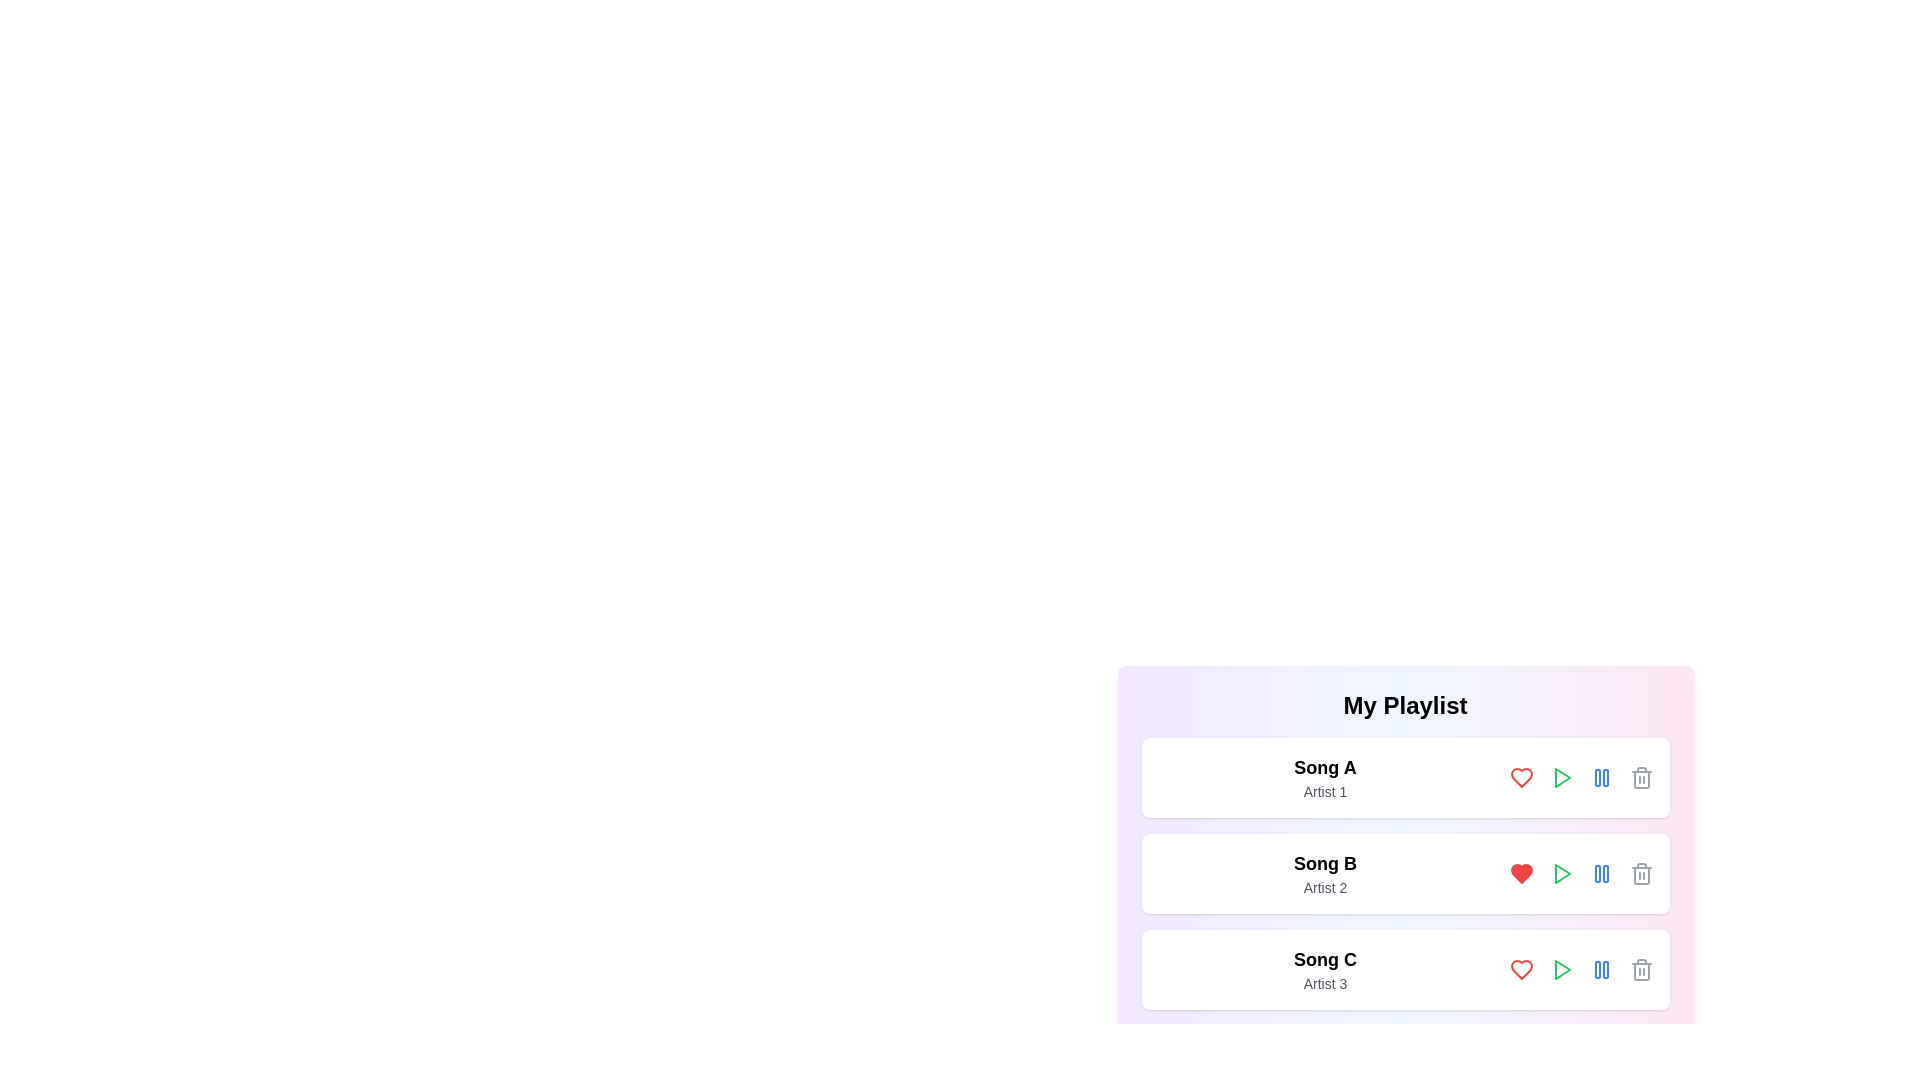 The height and width of the screenshot is (1080, 1920). I want to click on the play button for Song C, so click(1560, 968).